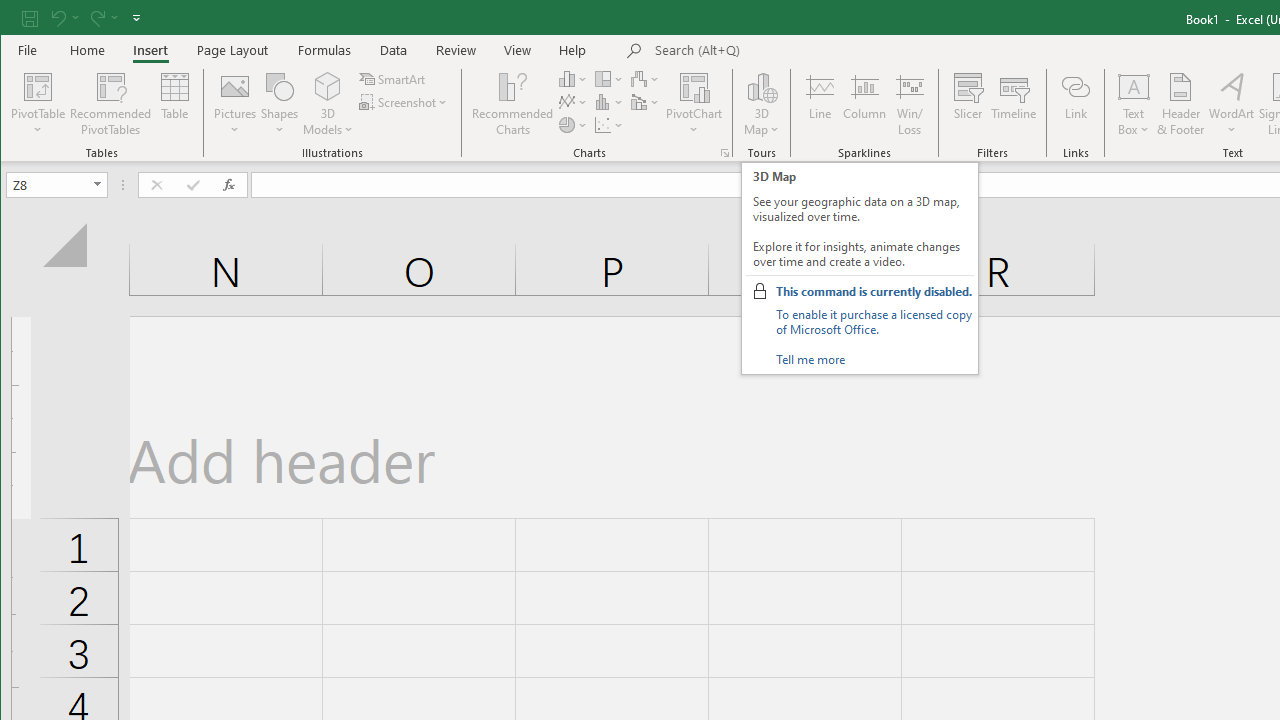 The image size is (1280, 720). What do you see at coordinates (174, 104) in the screenshot?
I see `'Table'` at bounding box center [174, 104].